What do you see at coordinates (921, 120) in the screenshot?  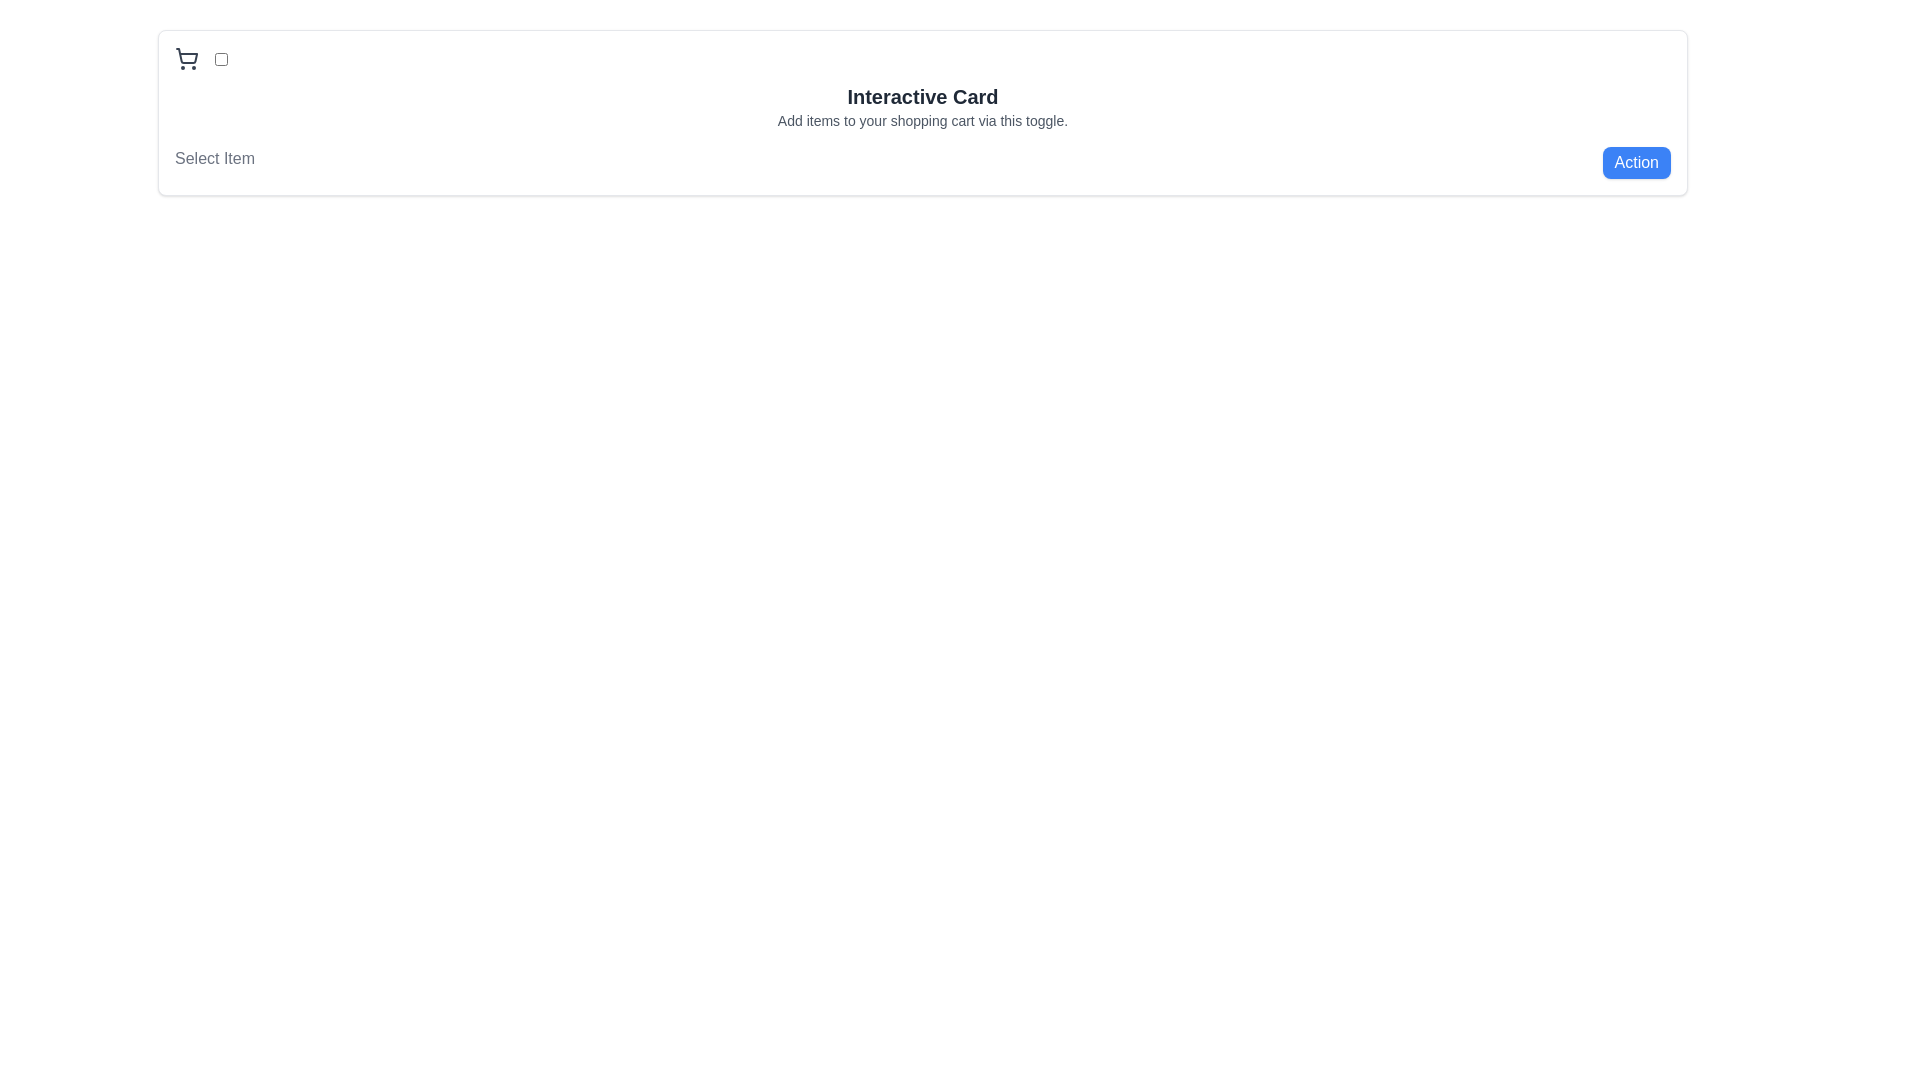 I see `the text label that reads 'Add items to your shopping cart via this toggle', which is styled in a smaller font size and lighter gray color, located below the 'Interactive Card' text element` at bounding box center [921, 120].